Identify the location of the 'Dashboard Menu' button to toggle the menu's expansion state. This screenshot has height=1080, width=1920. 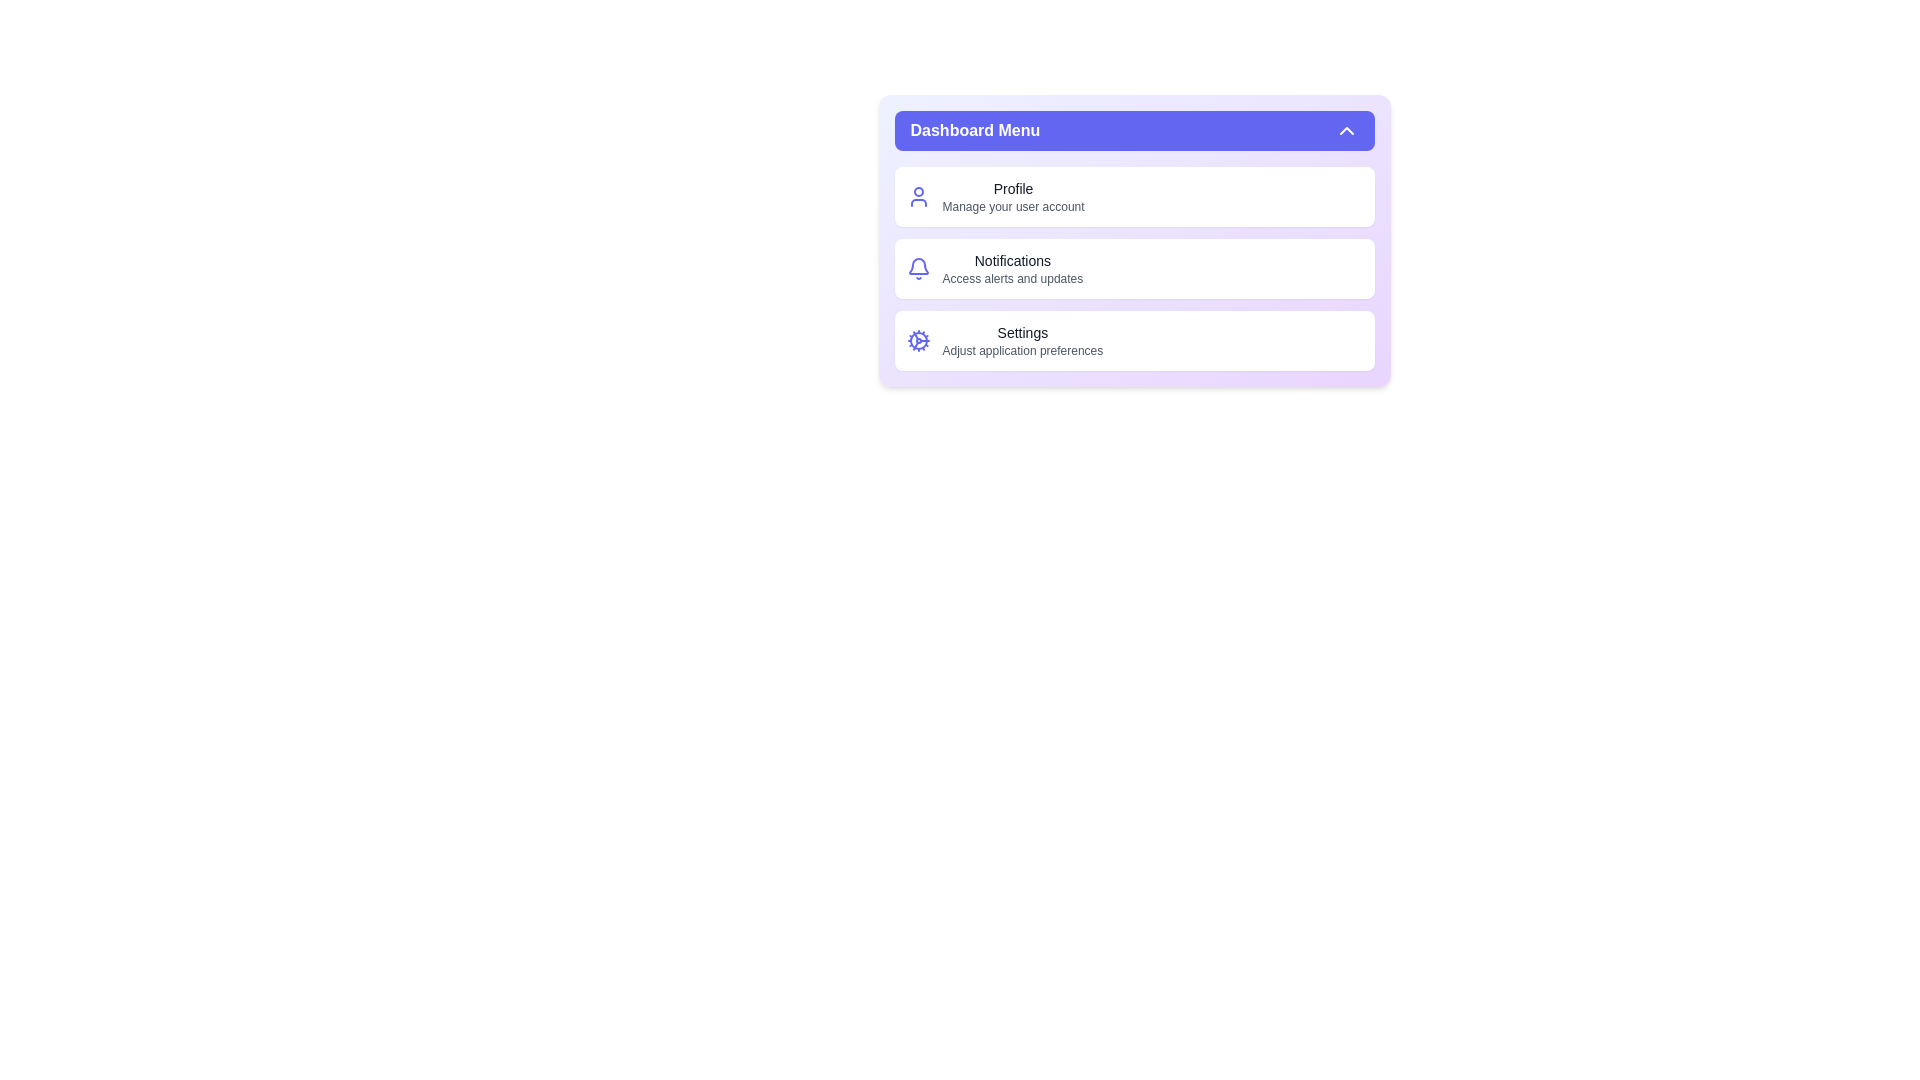
(1134, 131).